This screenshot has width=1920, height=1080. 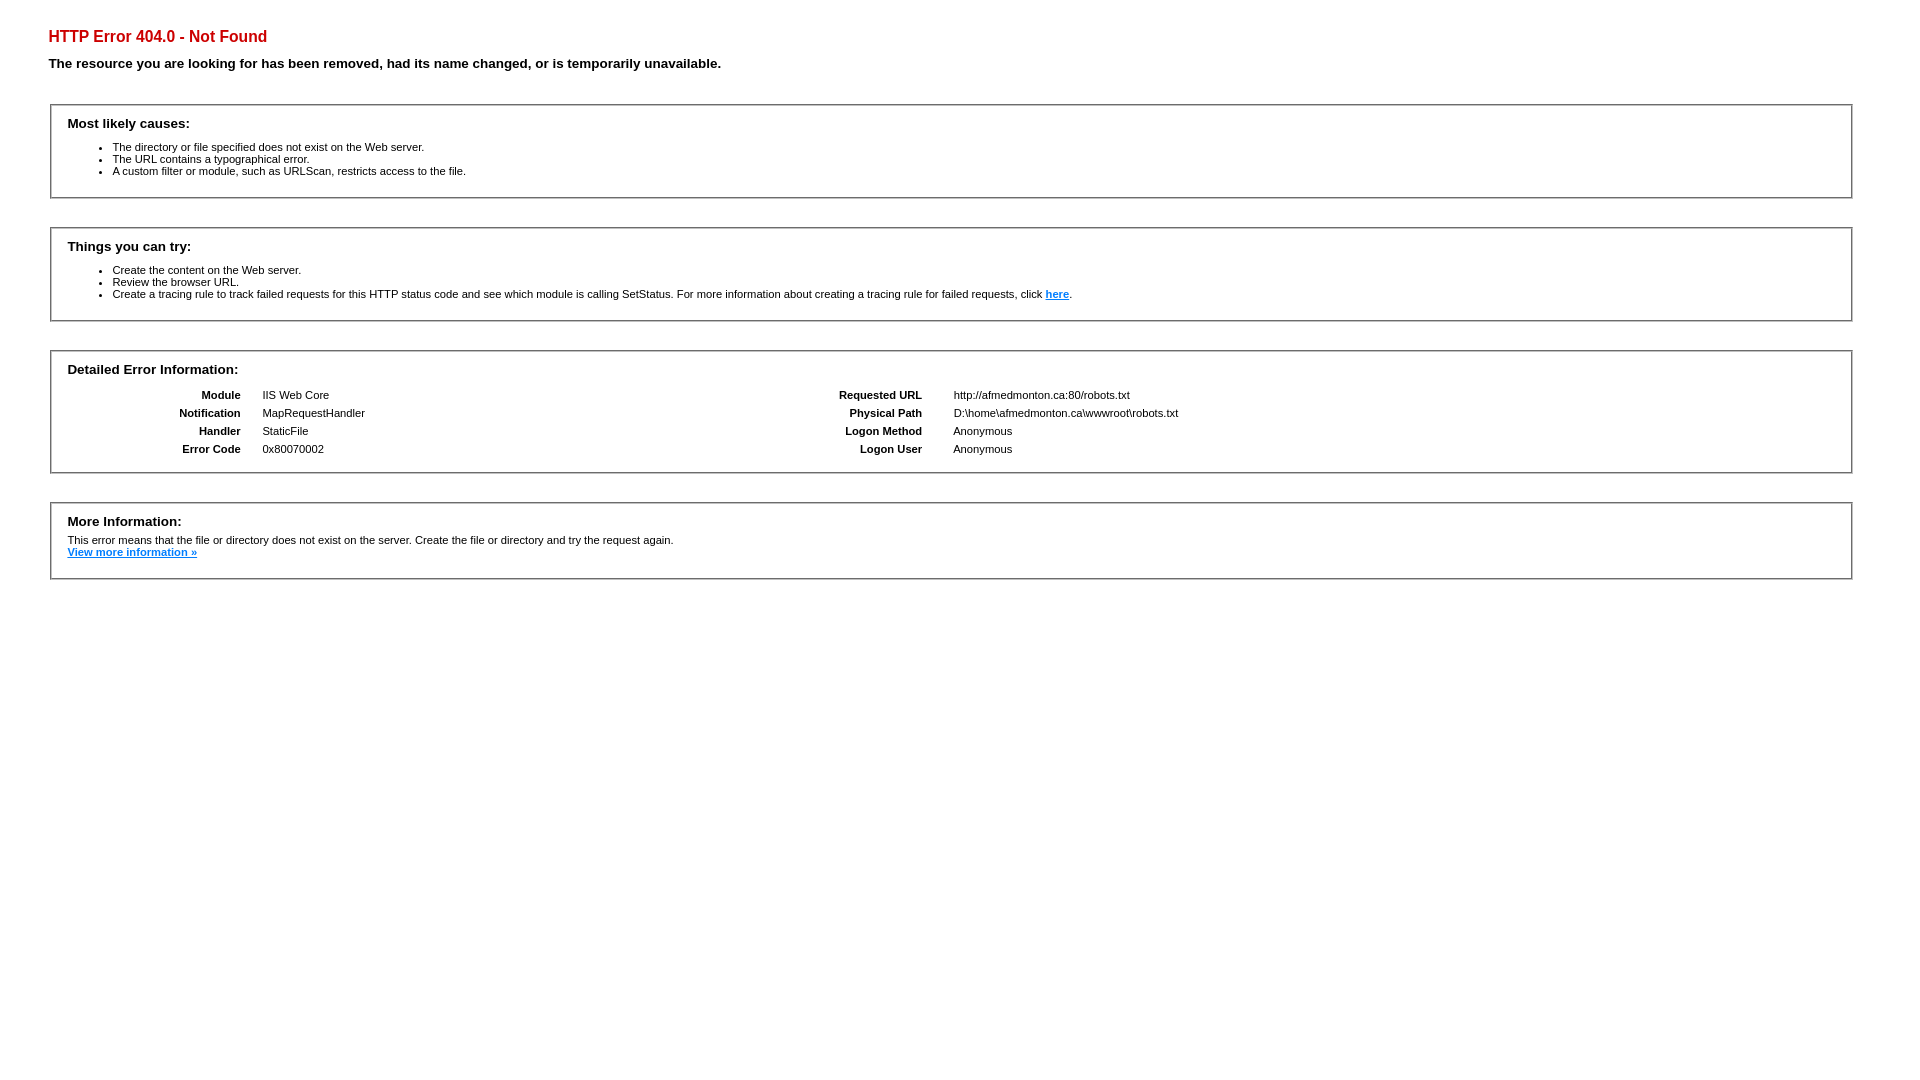 I want to click on 'here', so click(x=1056, y=293).